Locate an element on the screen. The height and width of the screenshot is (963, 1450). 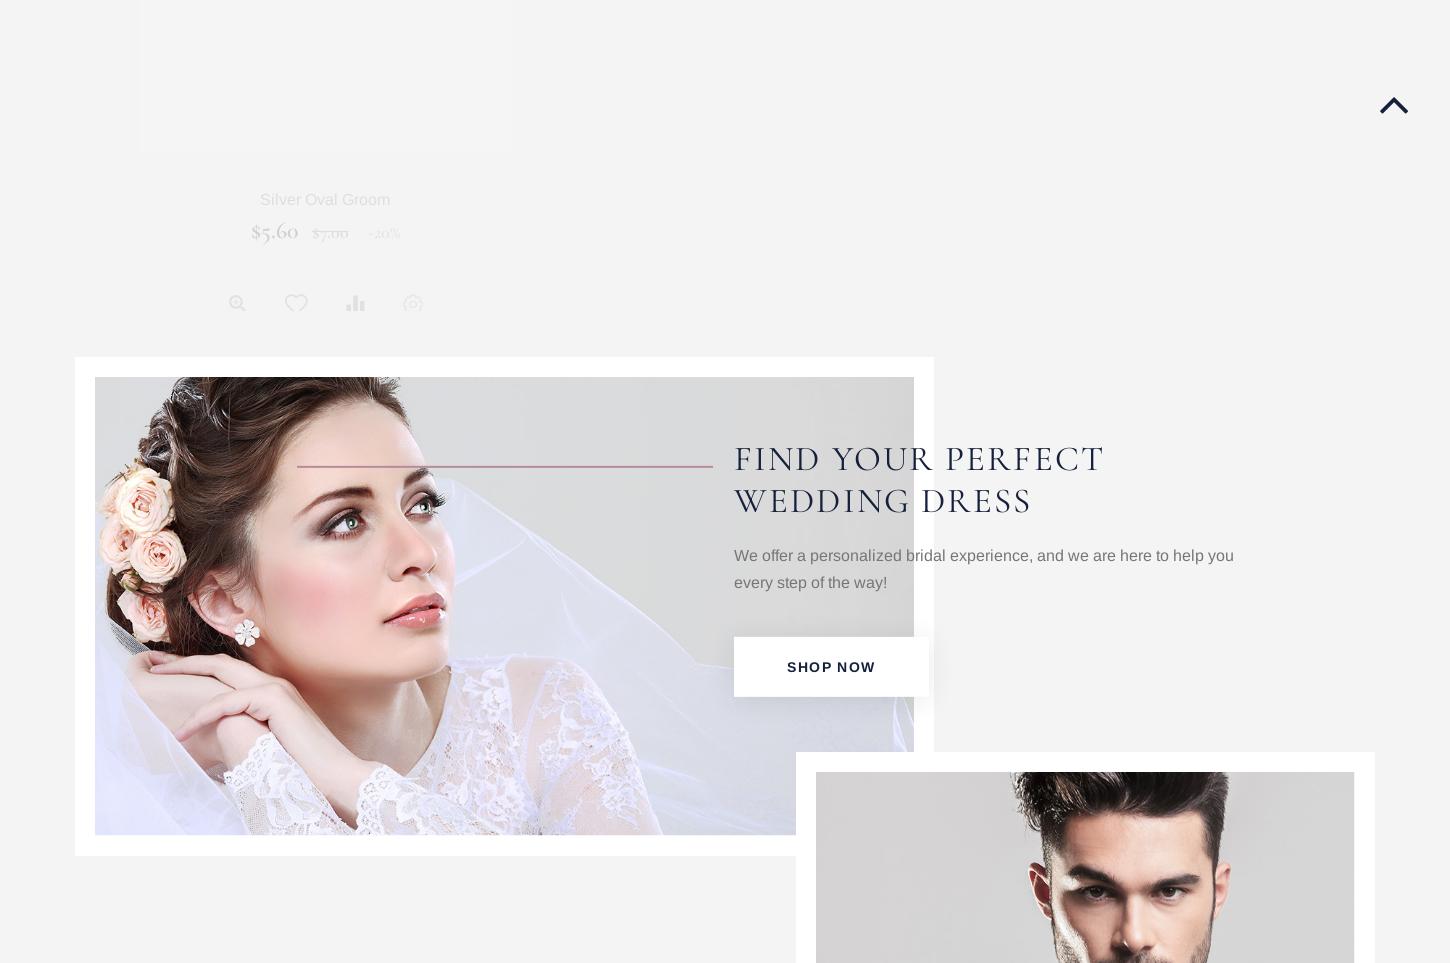
'$400.00' is located at coordinates (1065, 229).